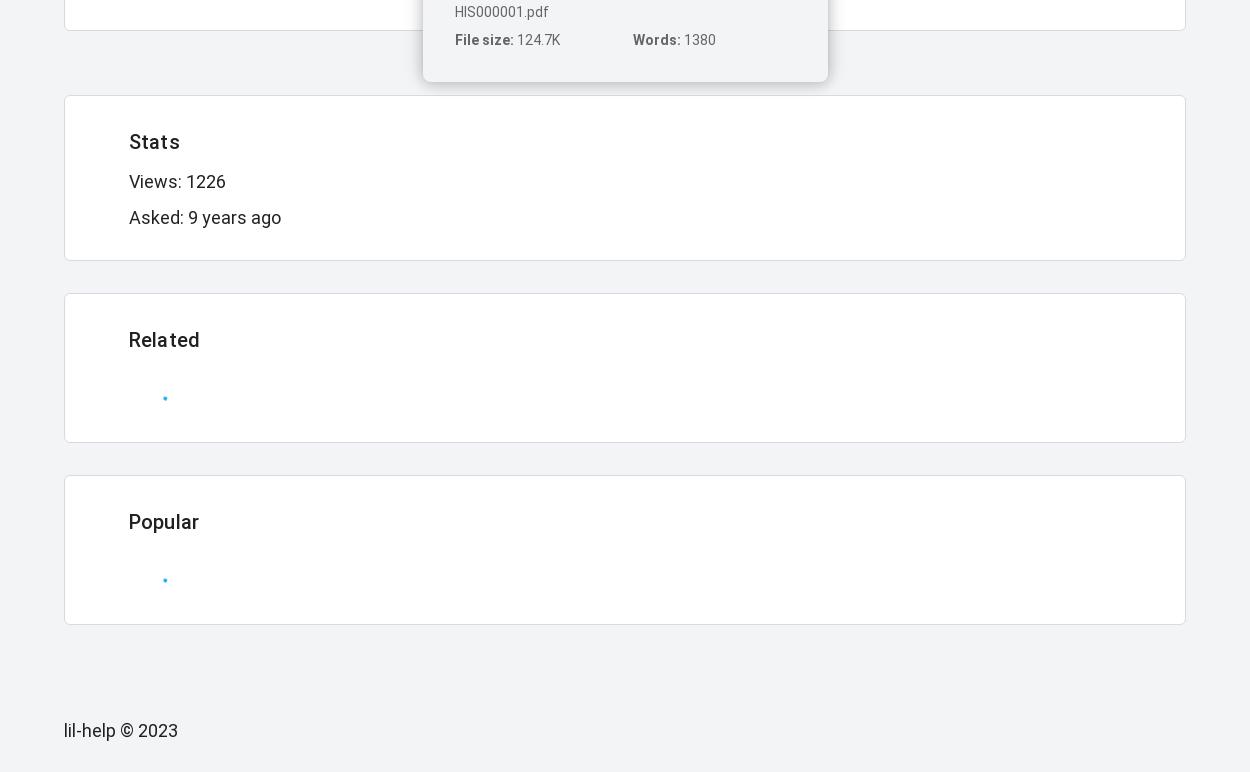 The image size is (1250, 772). What do you see at coordinates (699, 37) in the screenshot?
I see `'1380'` at bounding box center [699, 37].